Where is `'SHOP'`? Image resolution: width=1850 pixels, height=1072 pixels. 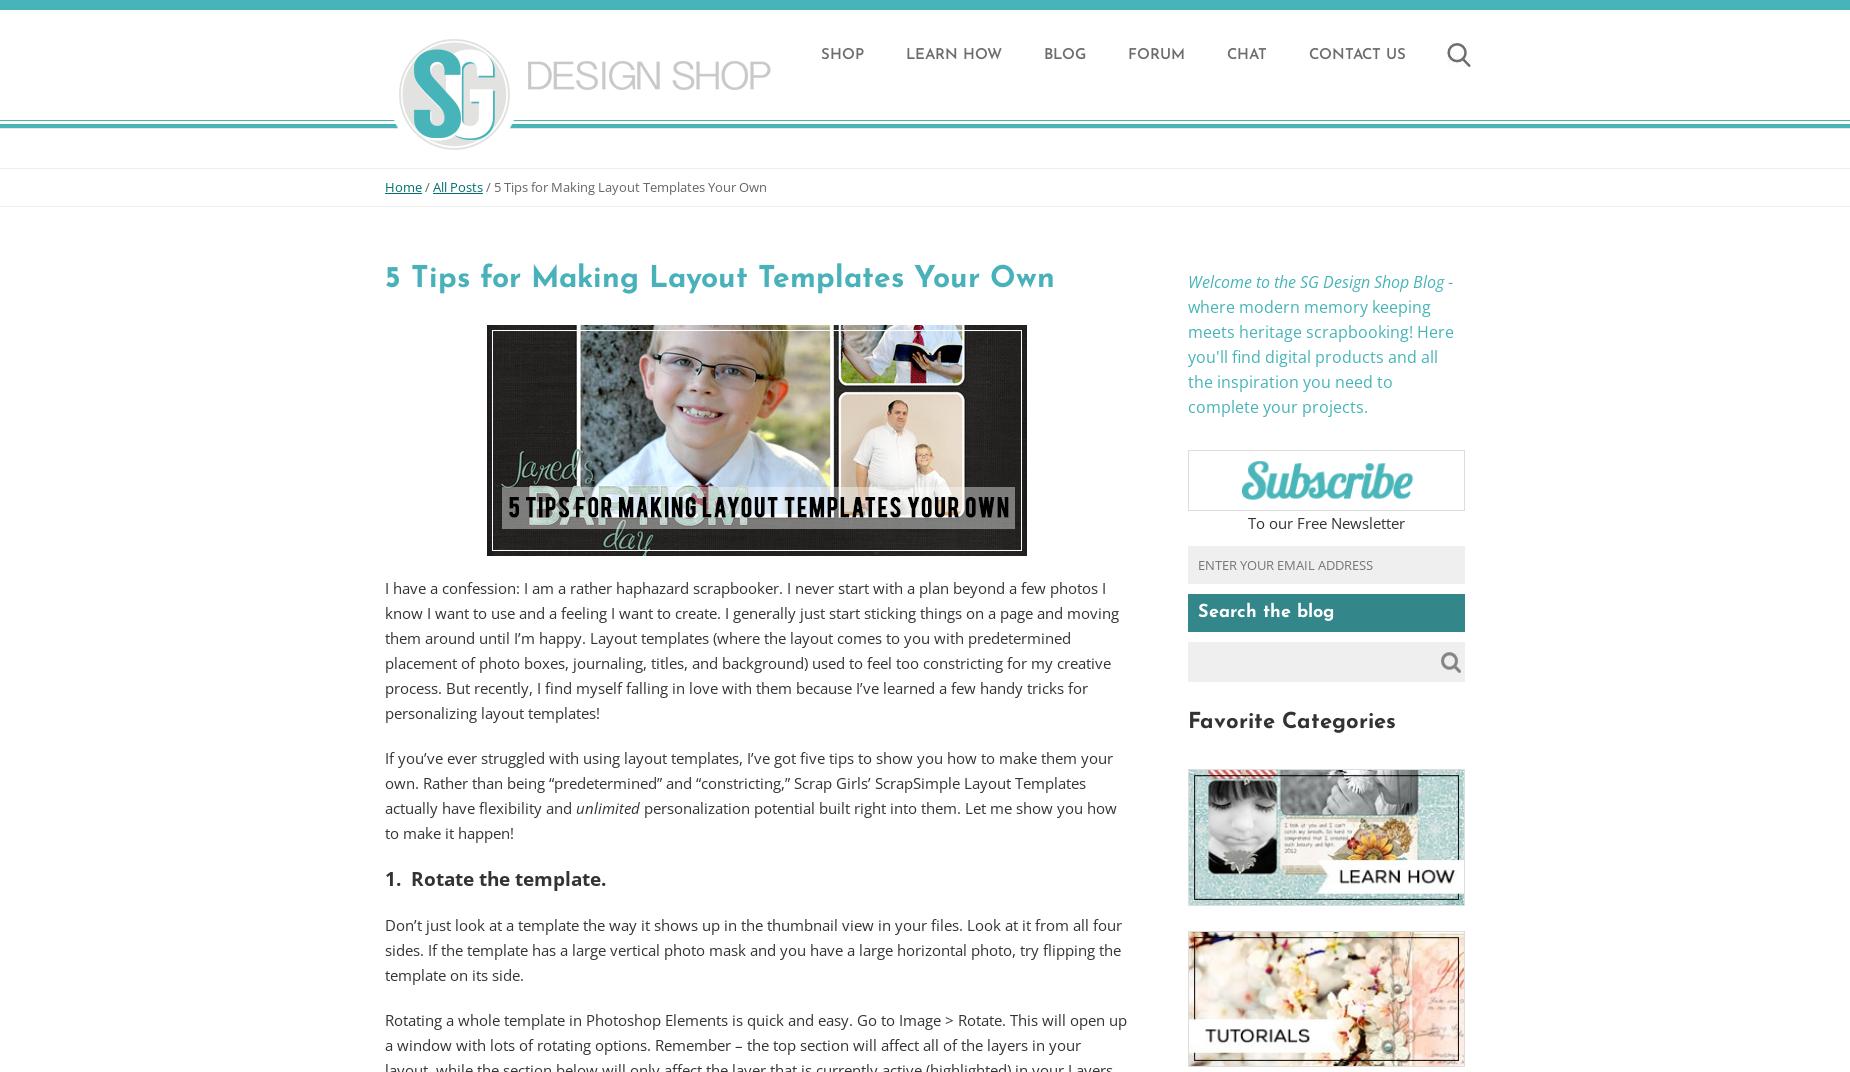 'SHOP' is located at coordinates (821, 54).